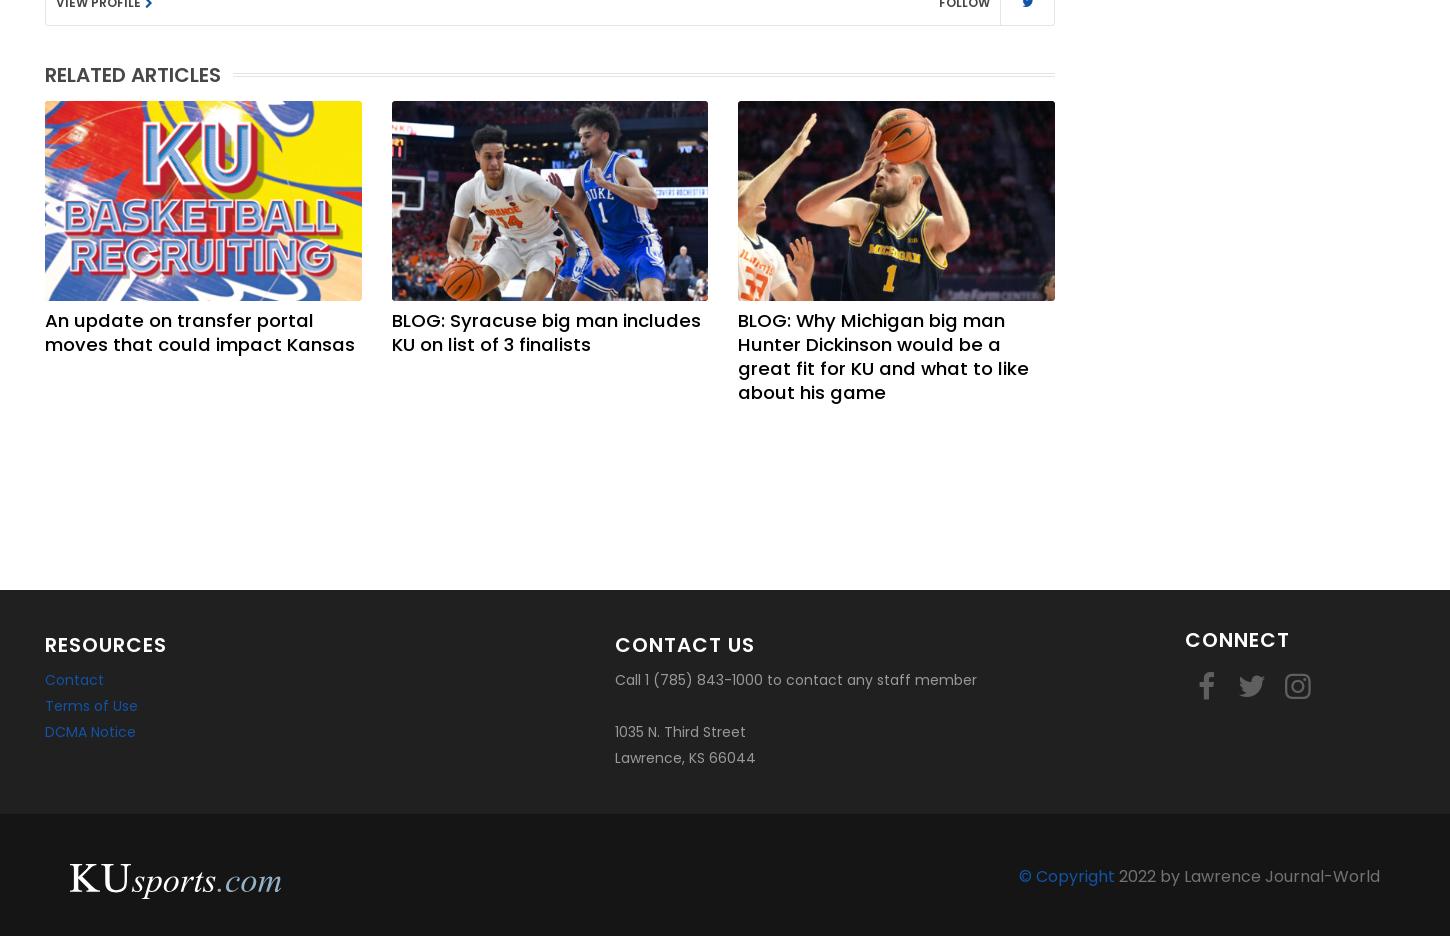 The height and width of the screenshot is (936, 1450). What do you see at coordinates (1019, 875) in the screenshot?
I see `'© Copyright'` at bounding box center [1019, 875].